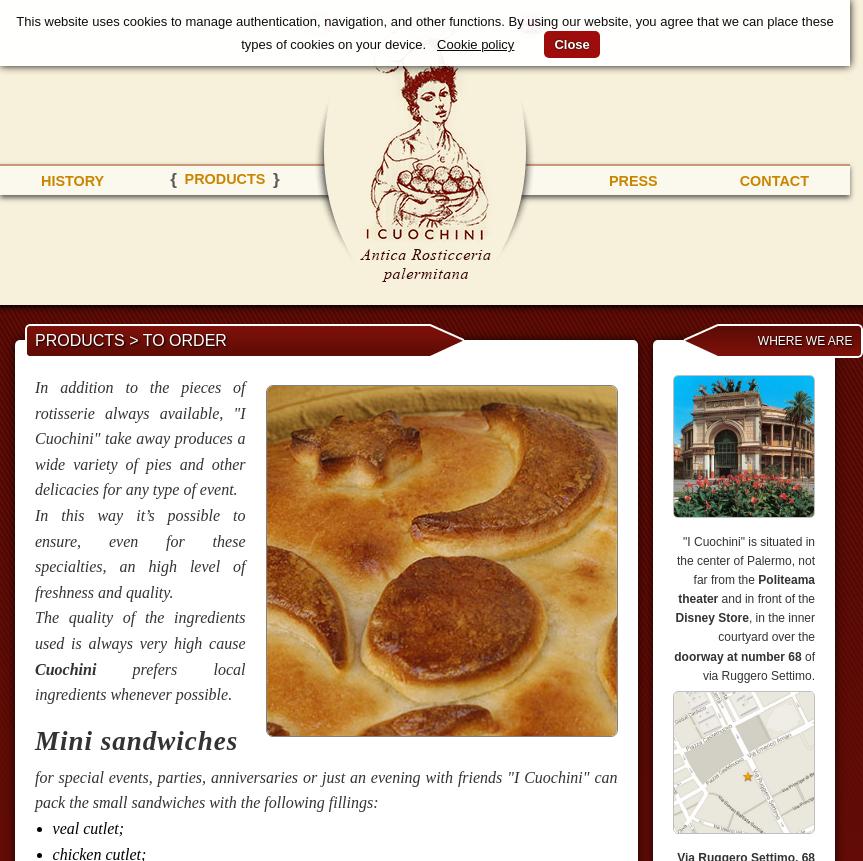  Describe the element at coordinates (766, 627) in the screenshot. I see `', 
in the inner courtyard over the'` at that location.